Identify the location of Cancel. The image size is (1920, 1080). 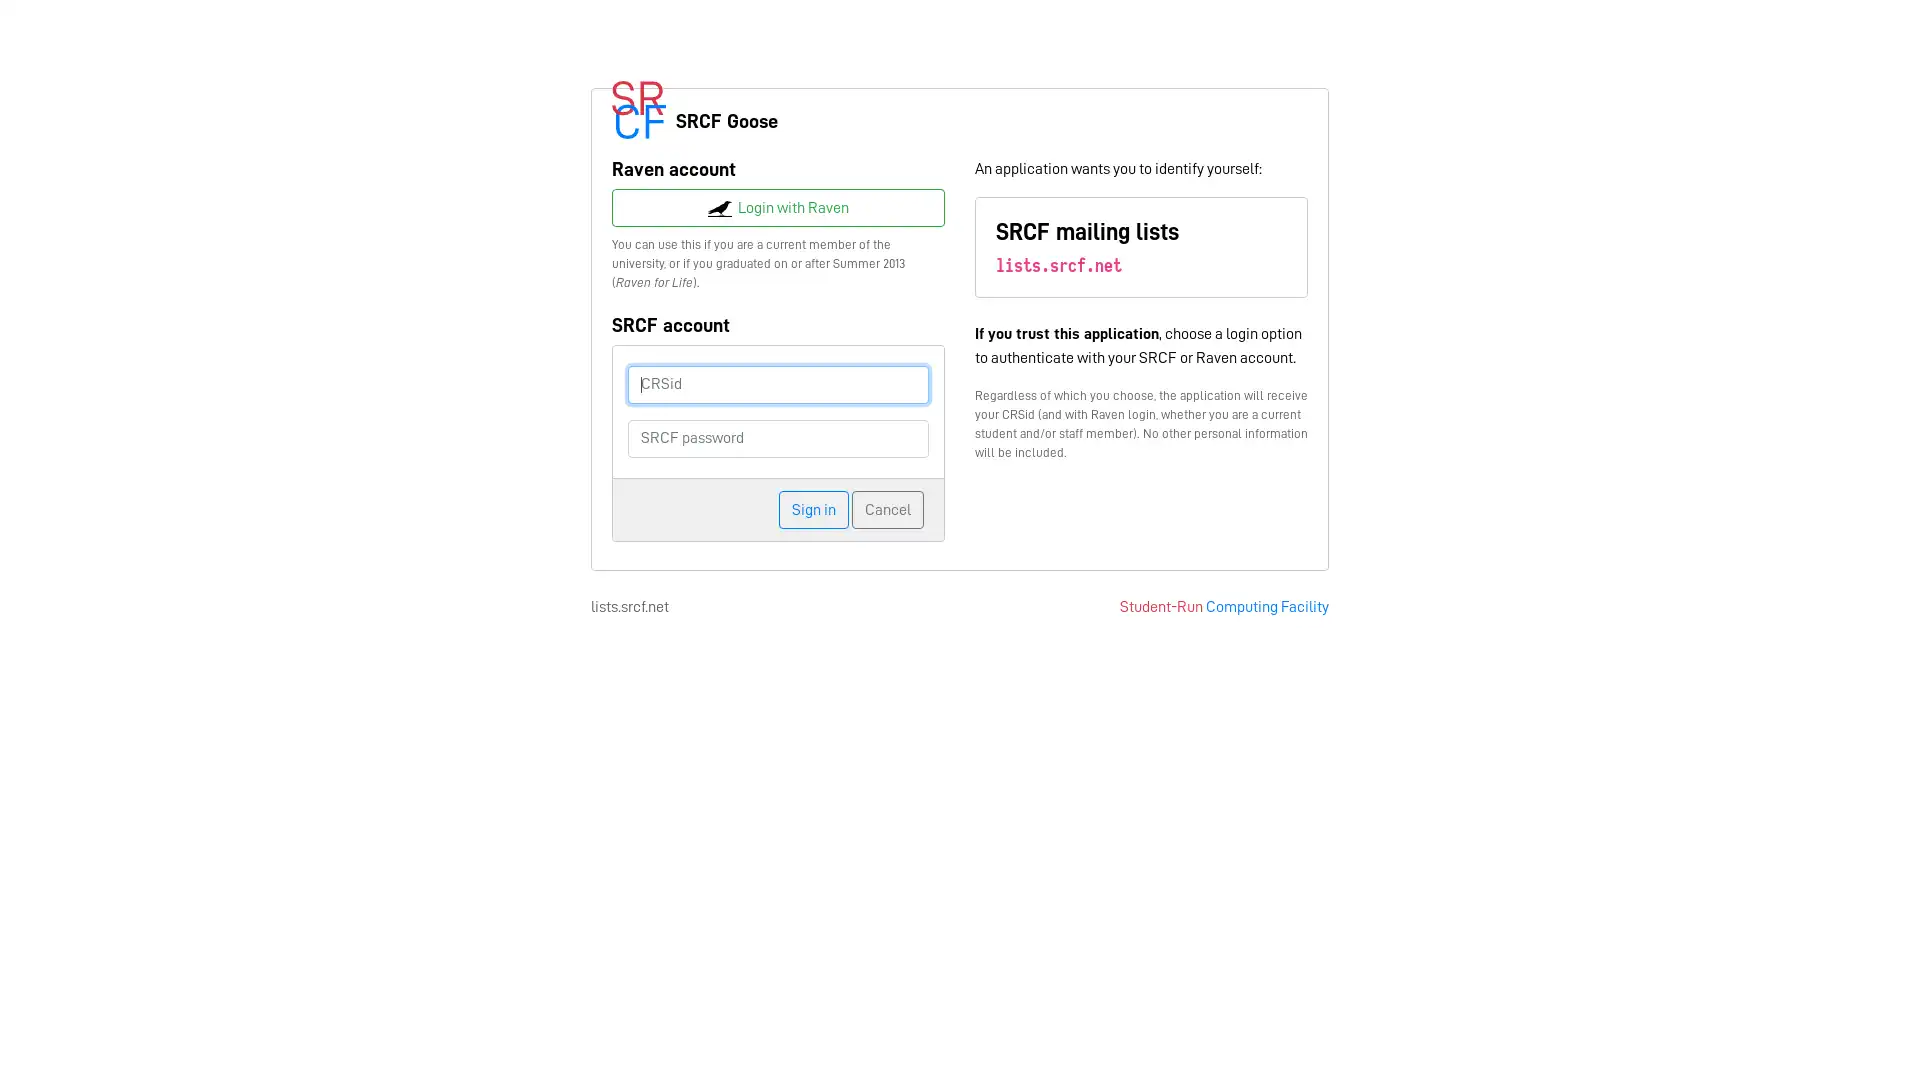
(887, 508).